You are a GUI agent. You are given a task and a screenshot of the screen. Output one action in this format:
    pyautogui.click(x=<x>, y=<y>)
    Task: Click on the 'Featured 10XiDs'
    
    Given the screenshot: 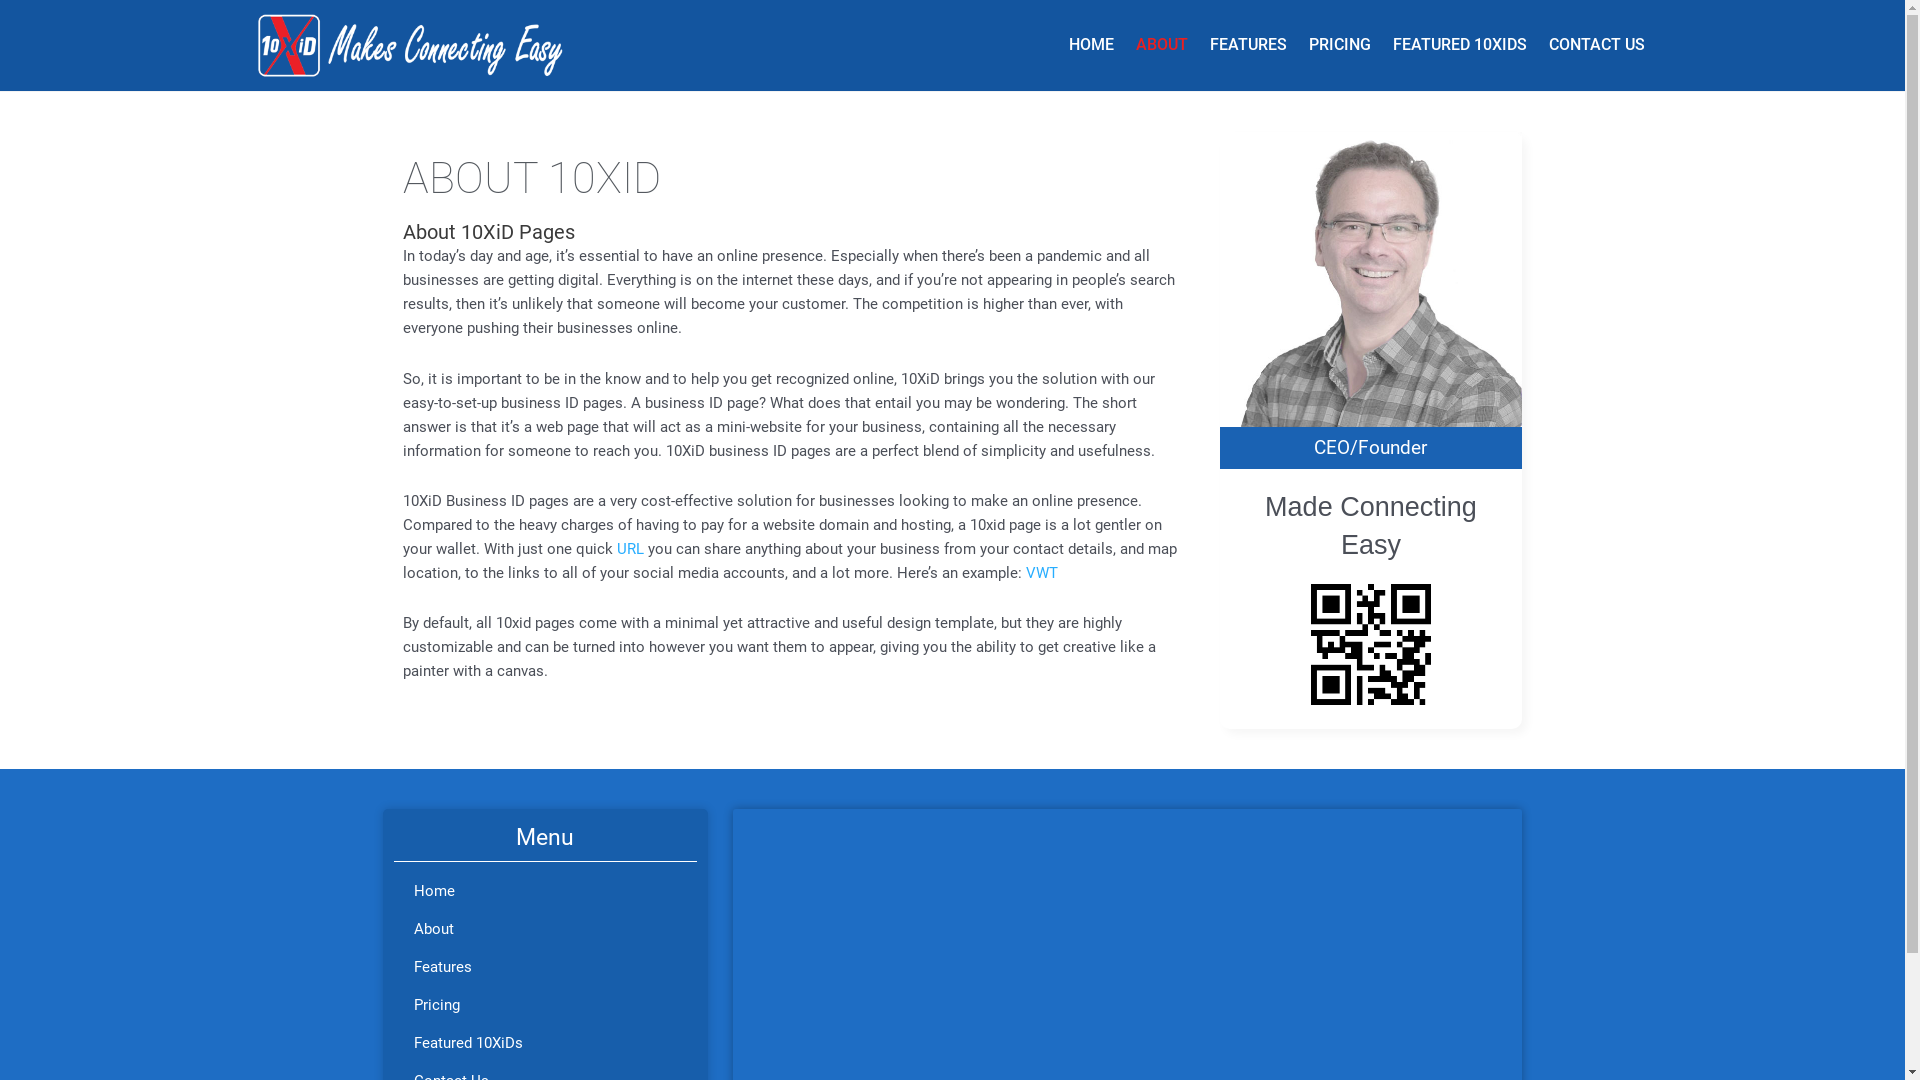 What is the action you would take?
    pyautogui.click(x=546, y=1041)
    